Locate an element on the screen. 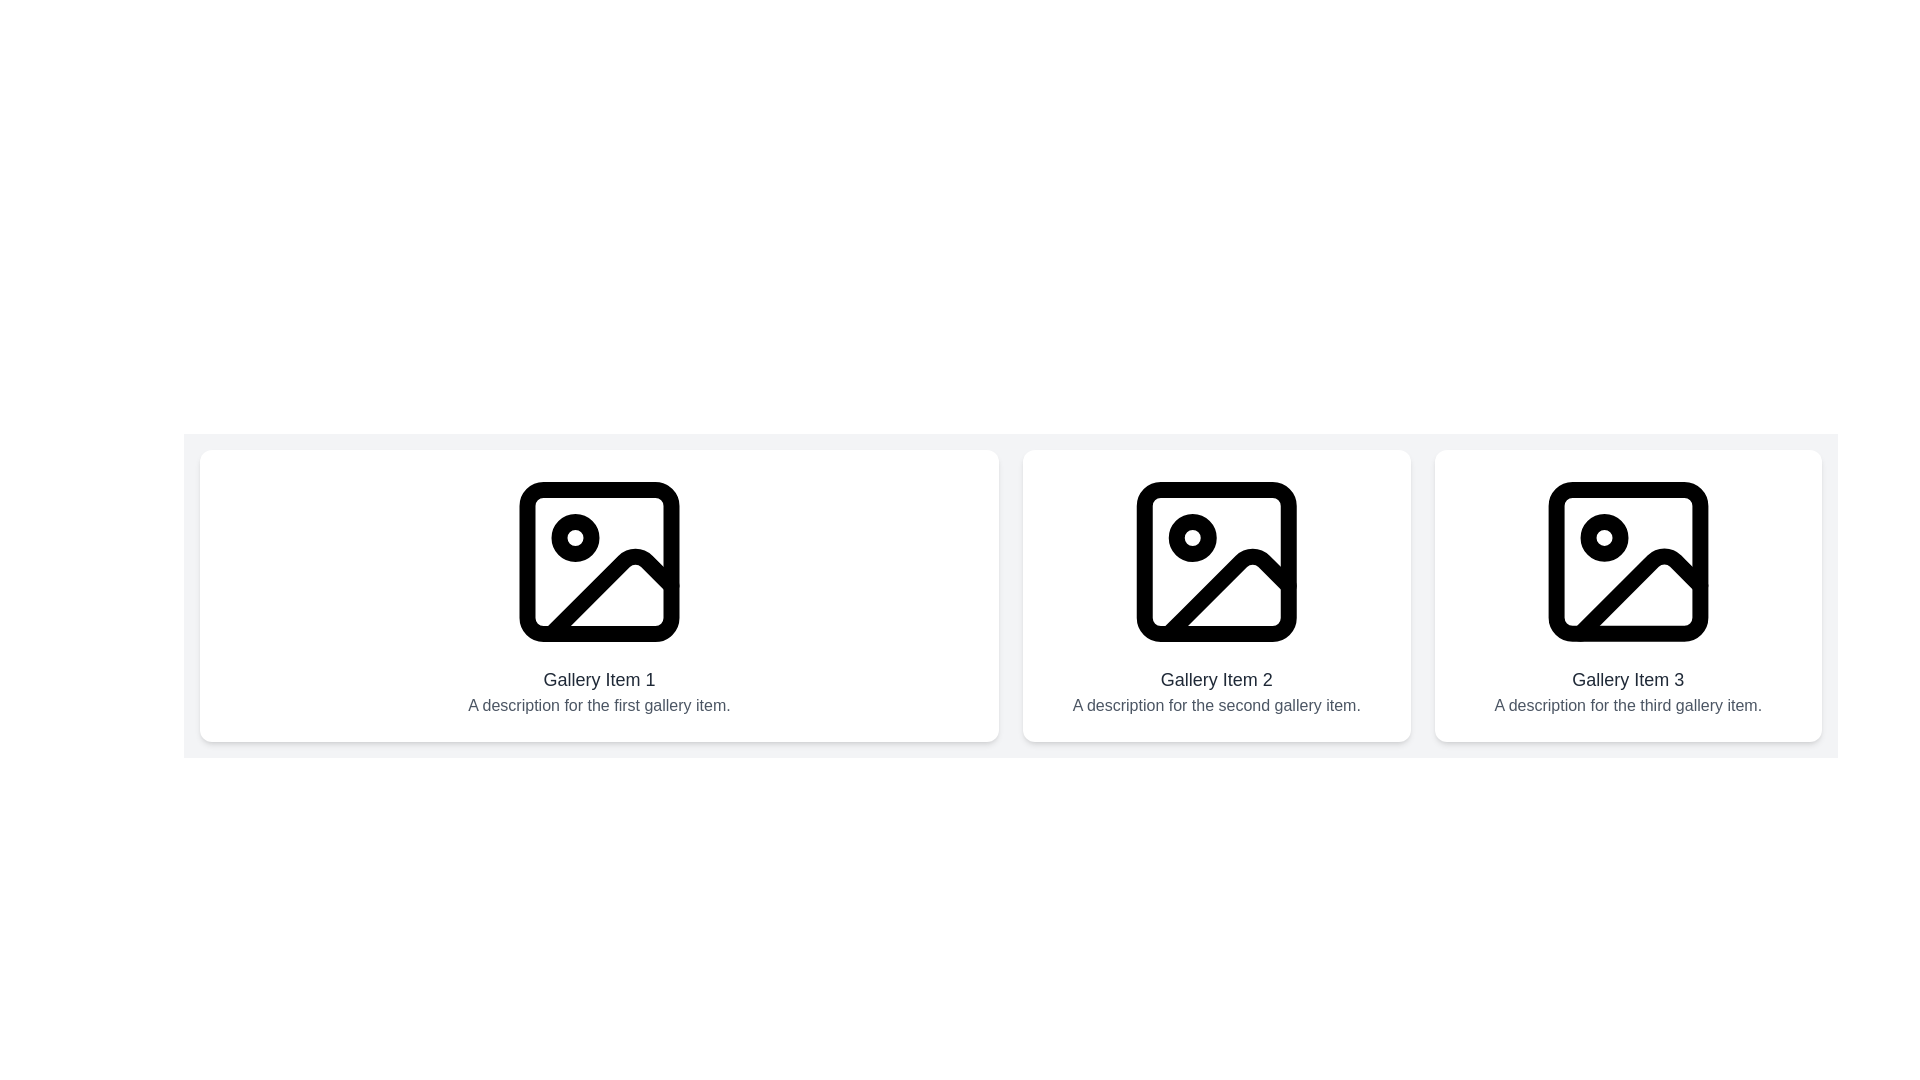 The width and height of the screenshot is (1920, 1080). the text element displaying 'A description for the second gallery item.' located beneath the title 'Gallery Item 2' and the related image in the second gallery column is located at coordinates (1215, 704).